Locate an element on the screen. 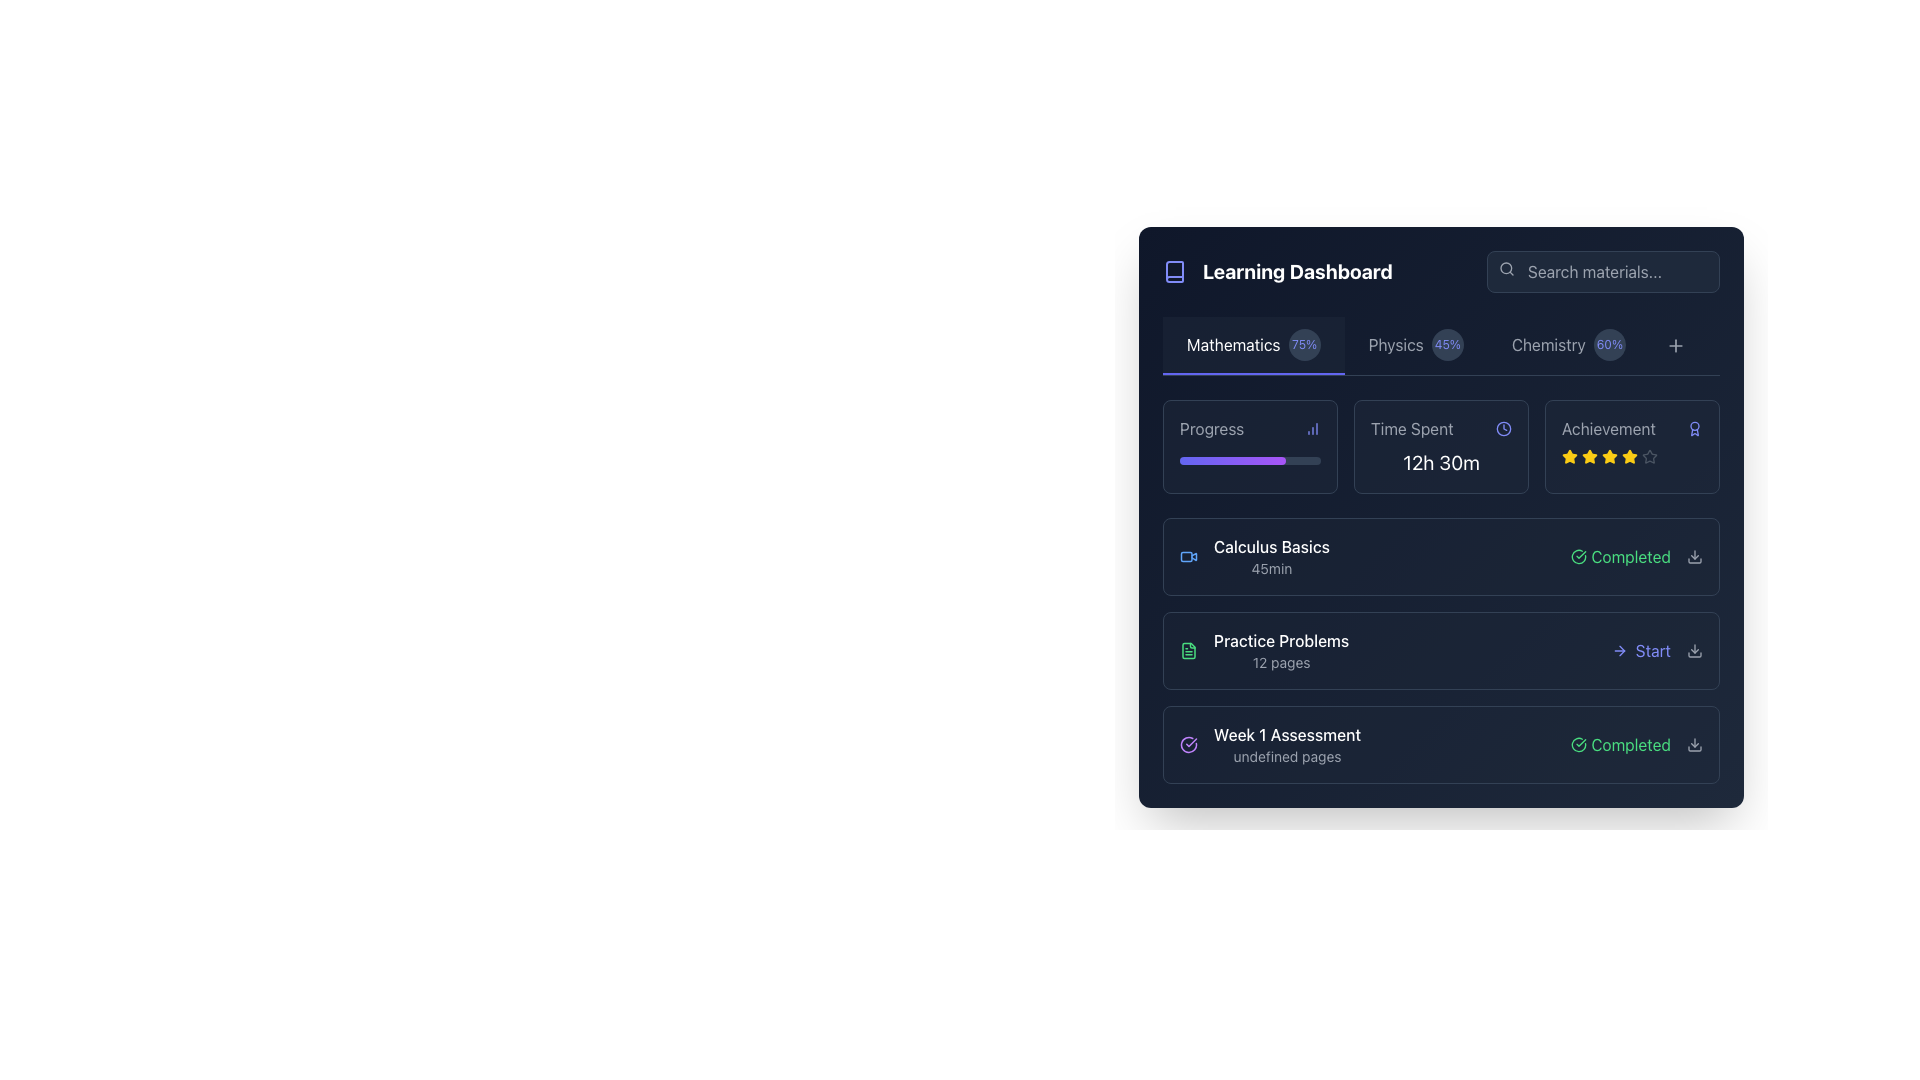 Image resolution: width=1920 pixels, height=1080 pixels. the fourth star in the five-star rating system located in the 'Achievement' section on the right side of the interface is located at coordinates (1609, 456).